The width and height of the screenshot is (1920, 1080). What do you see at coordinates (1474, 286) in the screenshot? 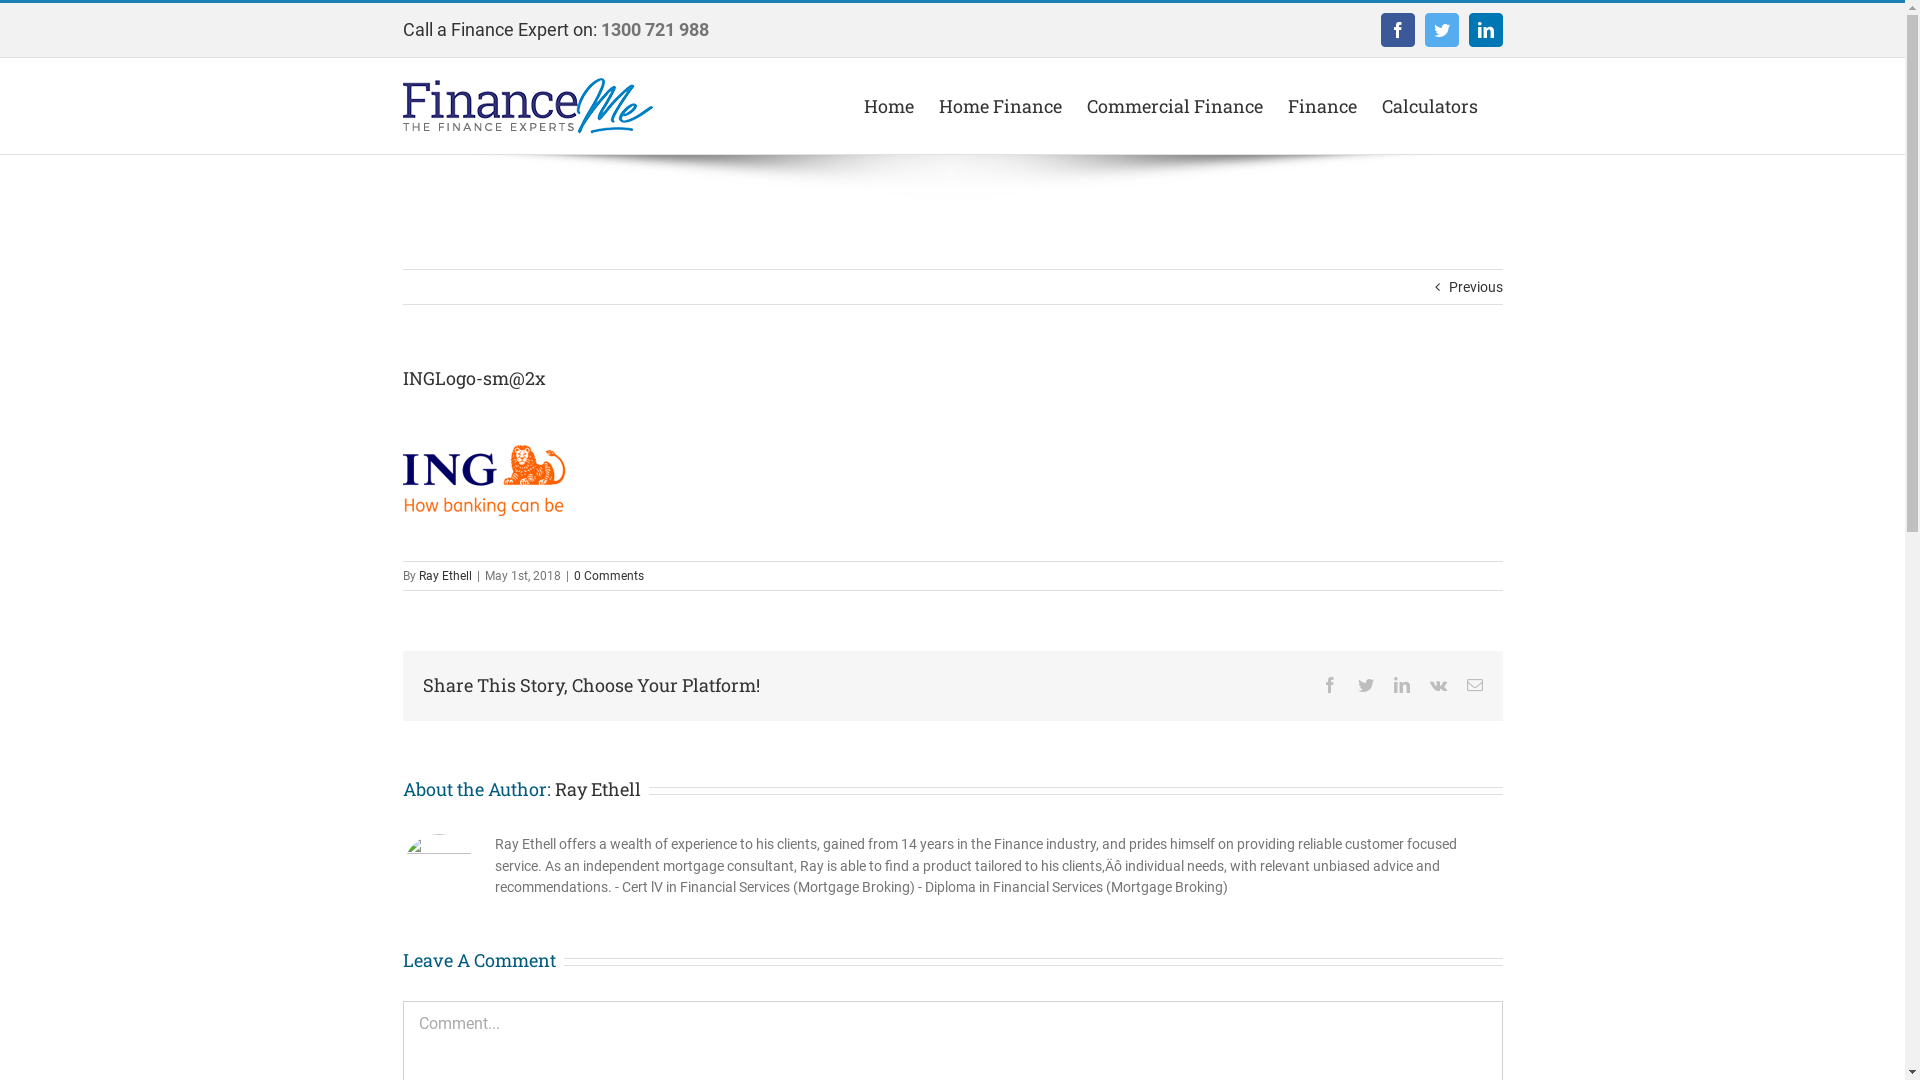
I see `'Previous'` at bounding box center [1474, 286].